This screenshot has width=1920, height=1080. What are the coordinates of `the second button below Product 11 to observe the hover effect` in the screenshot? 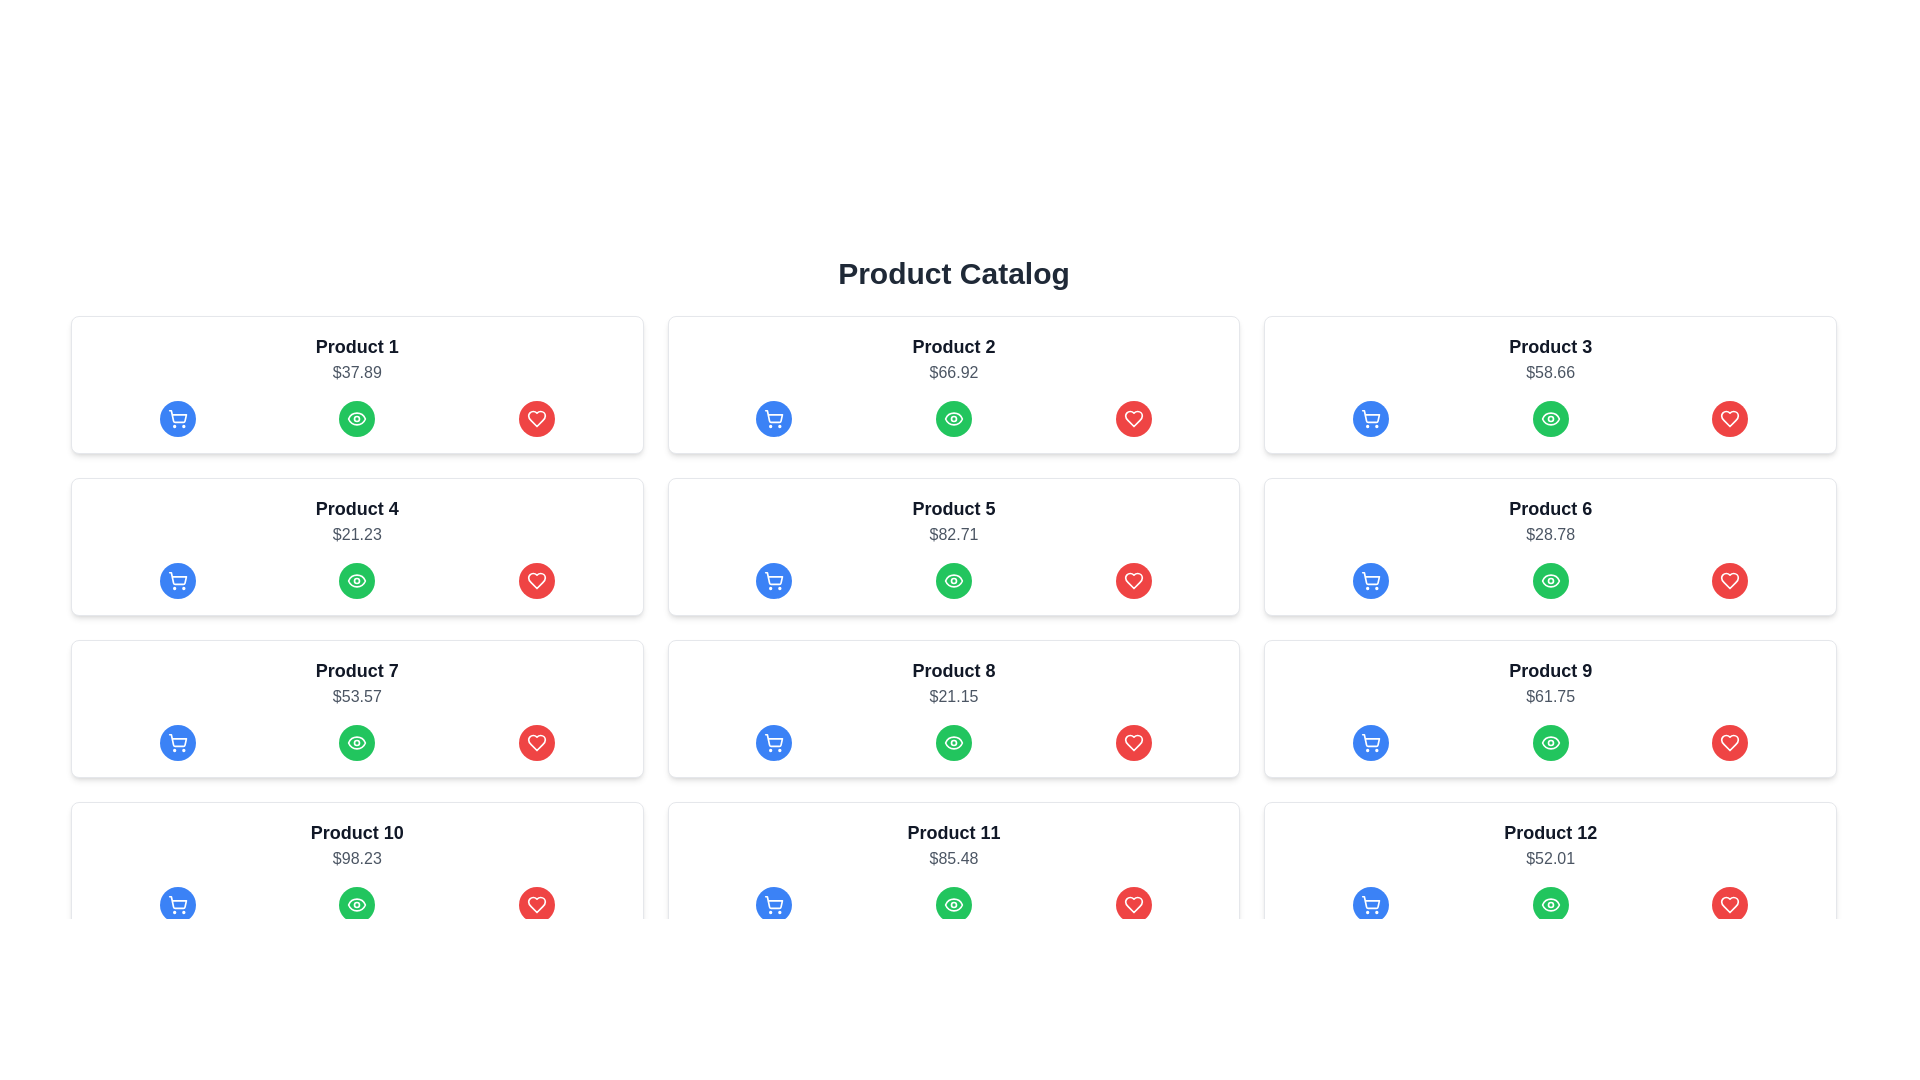 It's located at (953, 905).